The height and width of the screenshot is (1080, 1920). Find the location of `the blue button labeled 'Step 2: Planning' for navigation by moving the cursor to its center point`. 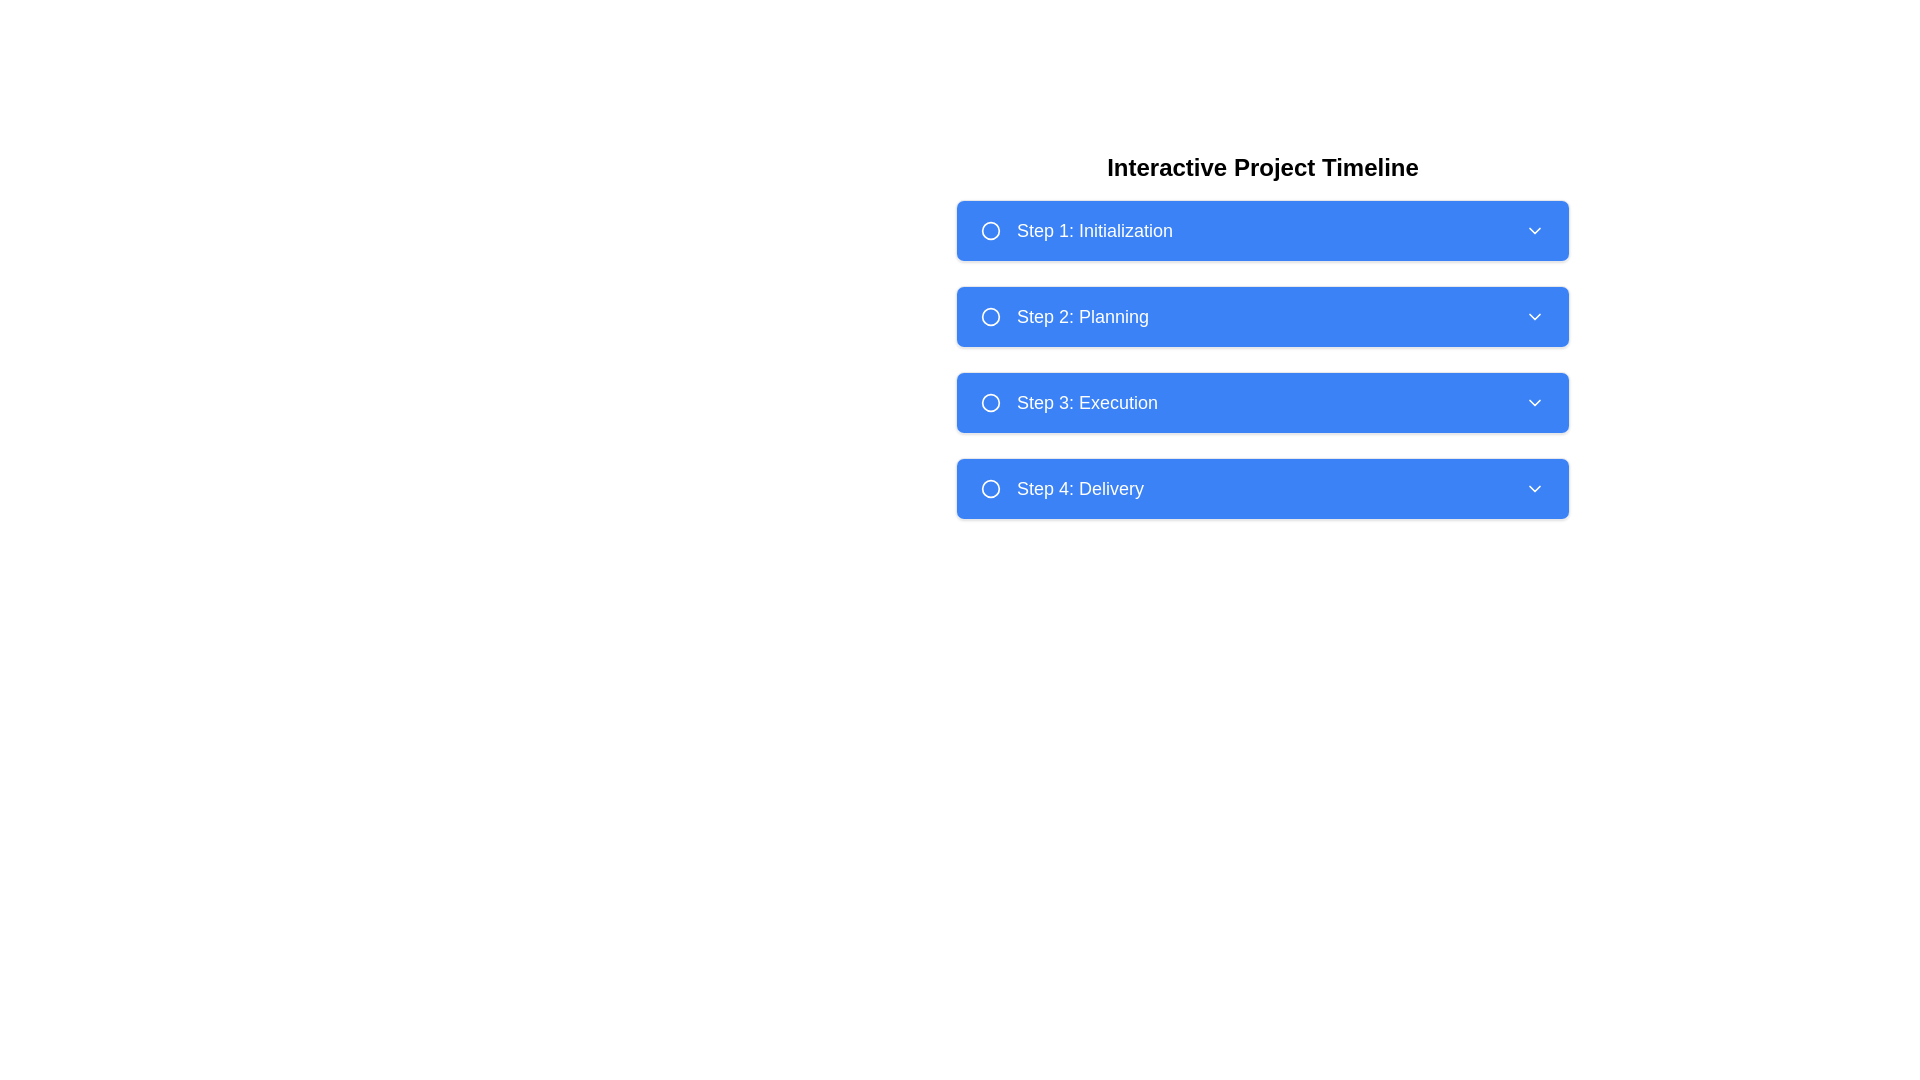

the blue button labeled 'Step 2: Planning' for navigation by moving the cursor to its center point is located at coordinates (1261, 315).